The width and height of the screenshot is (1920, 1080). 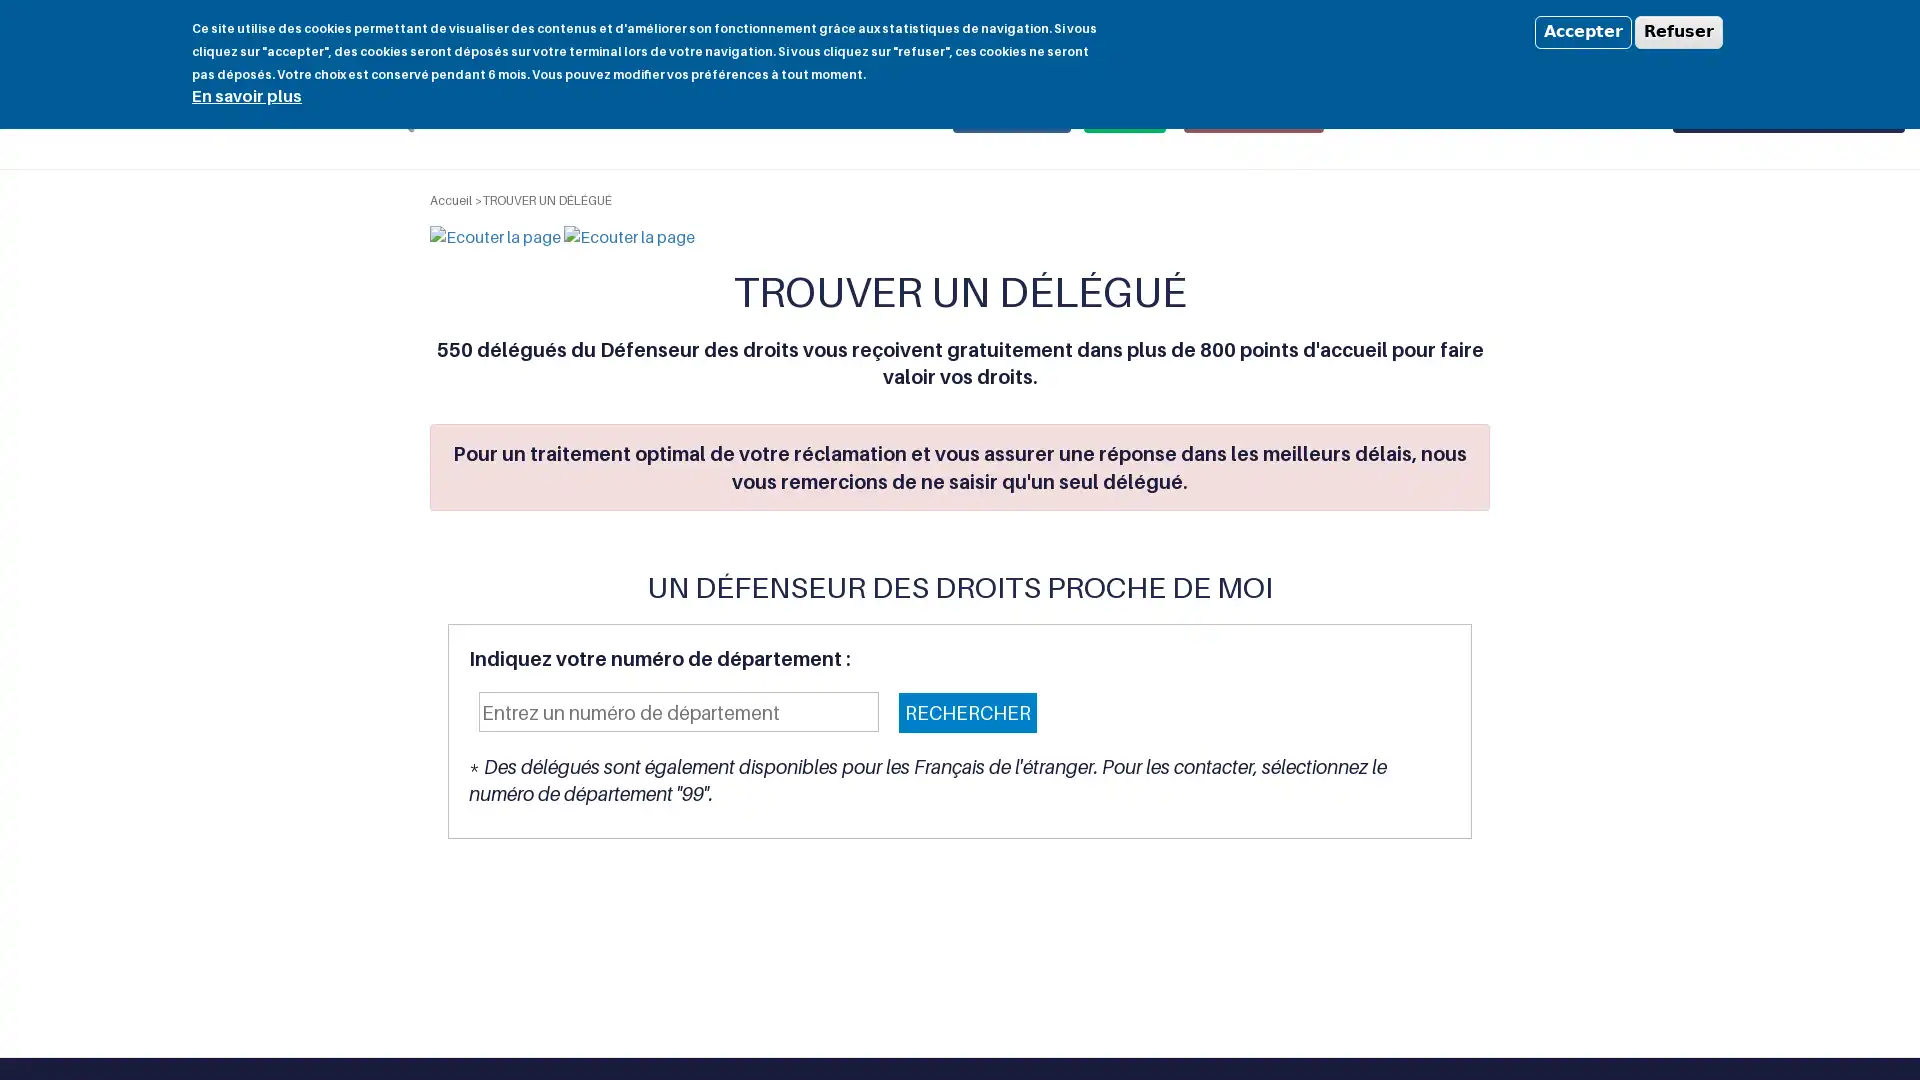 I want to click on En savoir plus, so click(x=245, y=95).